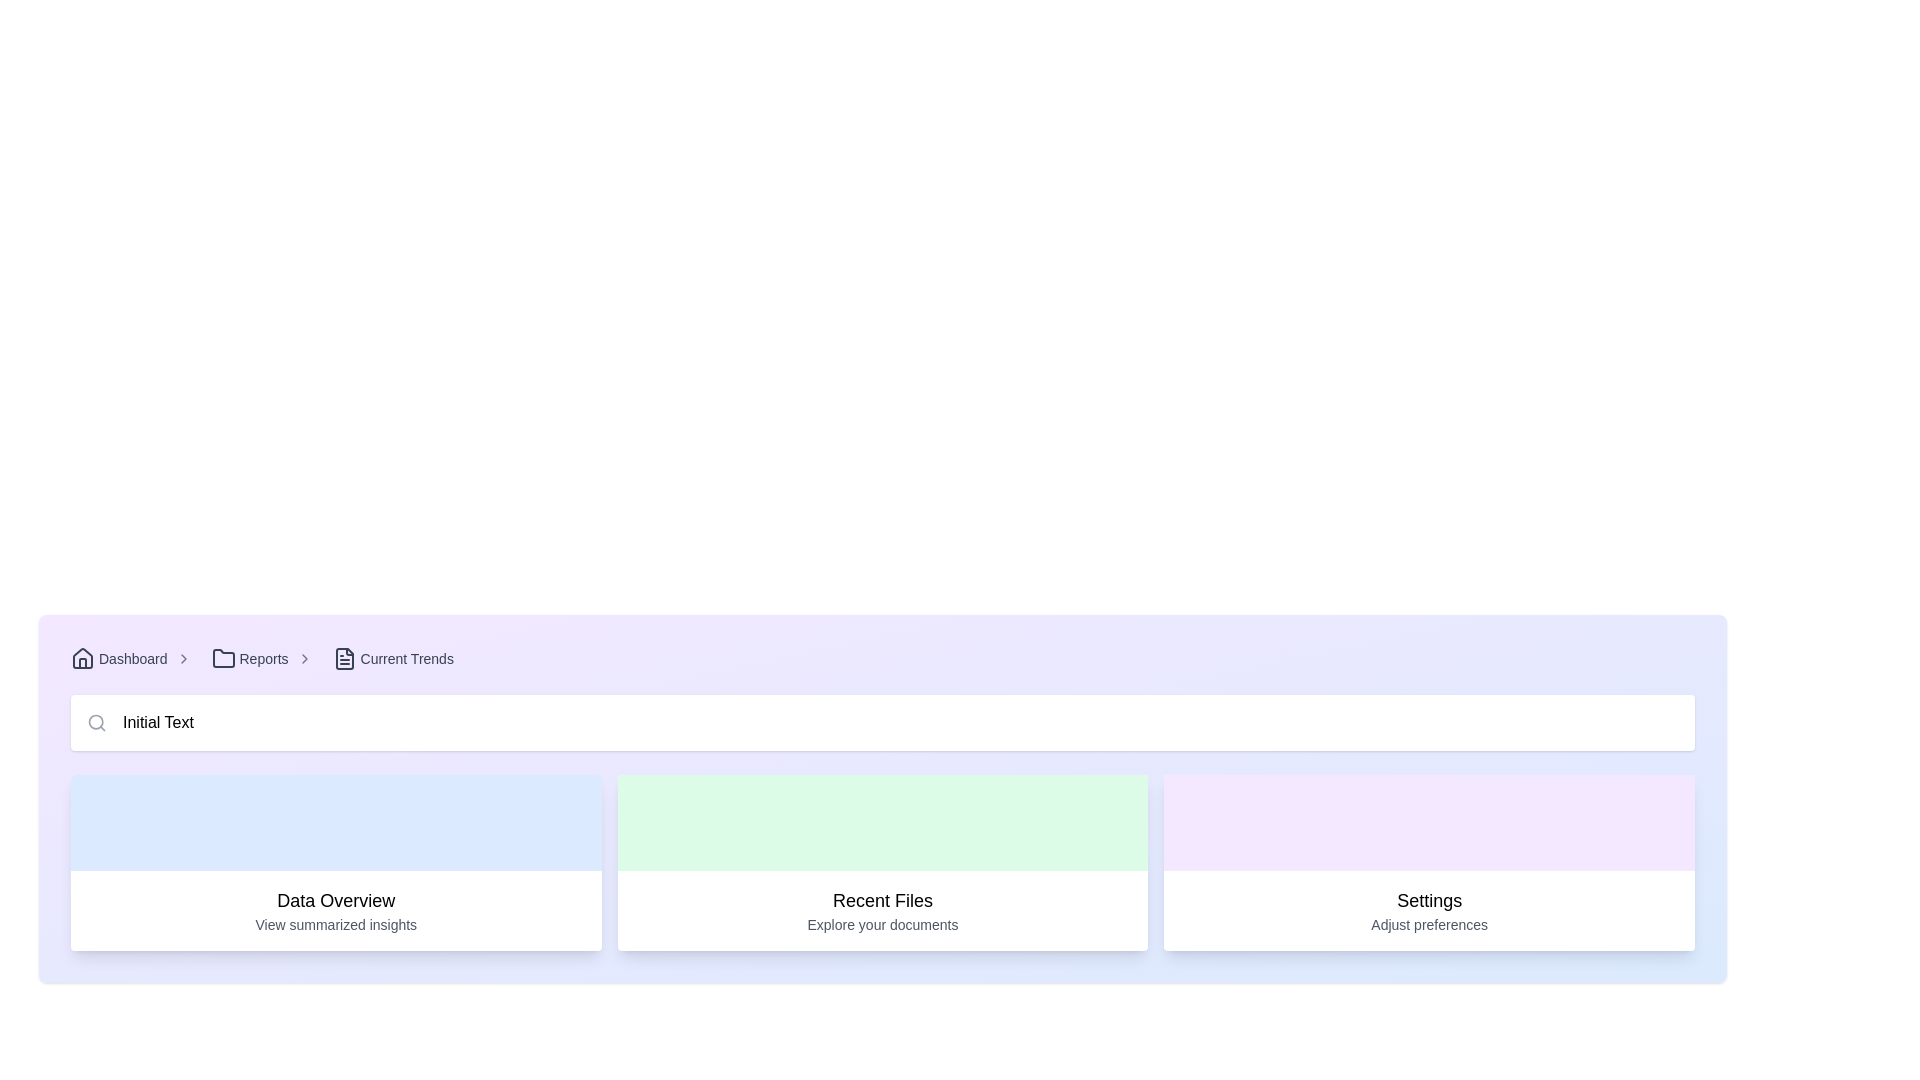 The image size is (1920, 1080). I want to click on the magnifying glass icon to focus the related input field labeled 'Initial Text' within the white rectangular search bar, so click(95, 722).